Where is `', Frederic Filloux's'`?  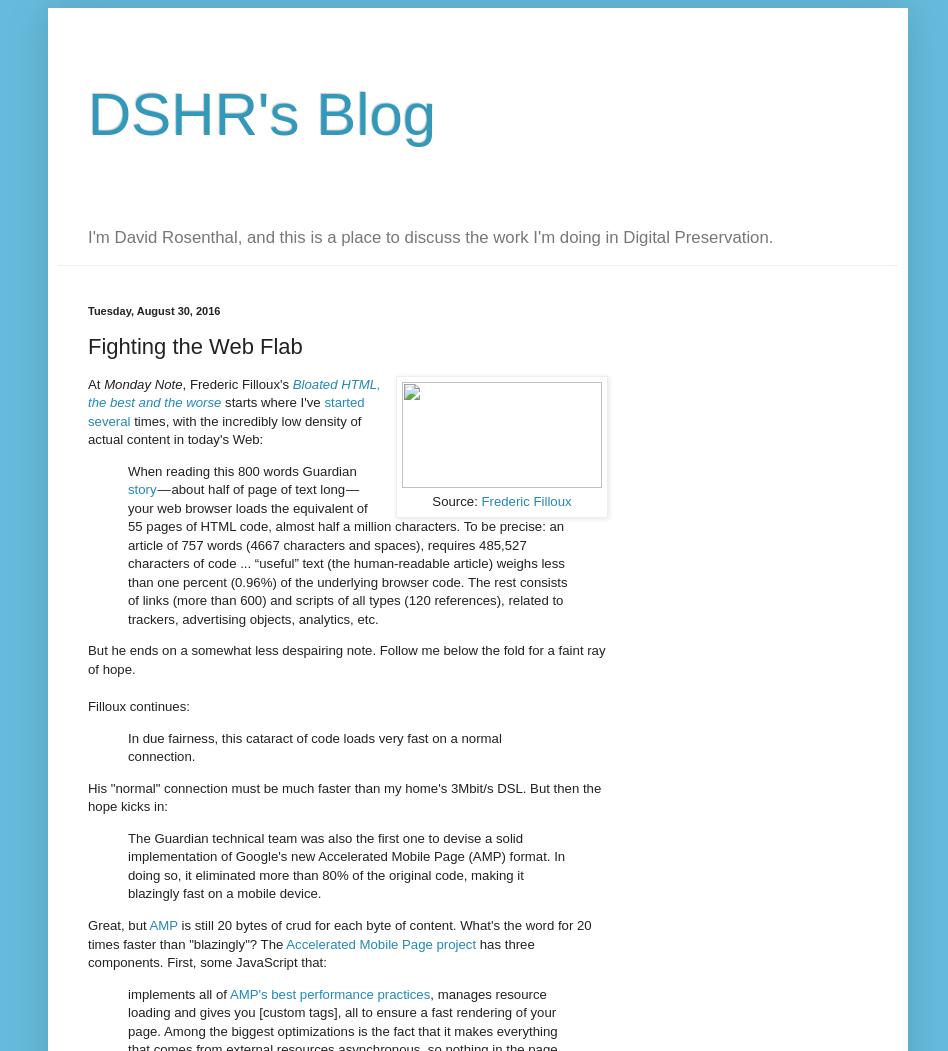 ', Frederic Filloux's' is located at coordinates (237, 382).